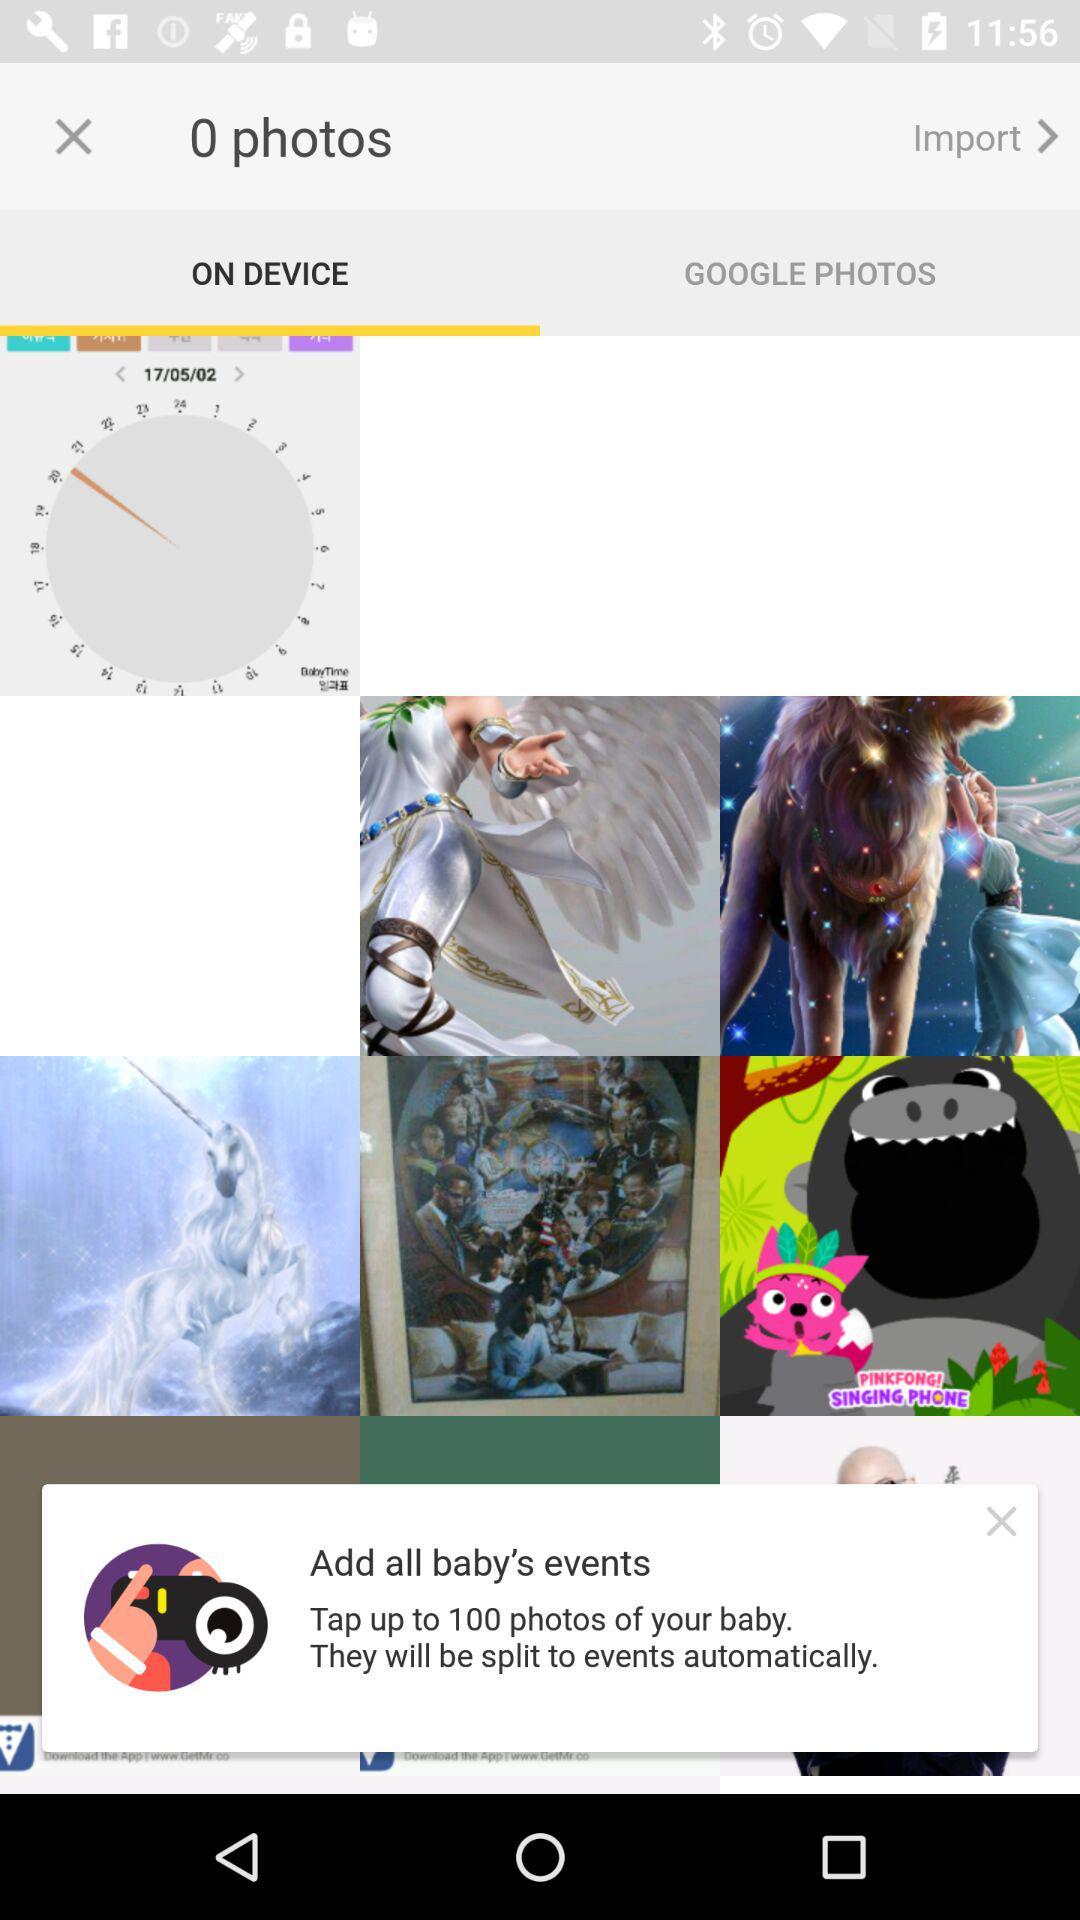 The width and height of the screenshot is (1080, 1920). Describe the element at coordinates (540, 876) in the screenshot. I see `the image in the second row` at that location.